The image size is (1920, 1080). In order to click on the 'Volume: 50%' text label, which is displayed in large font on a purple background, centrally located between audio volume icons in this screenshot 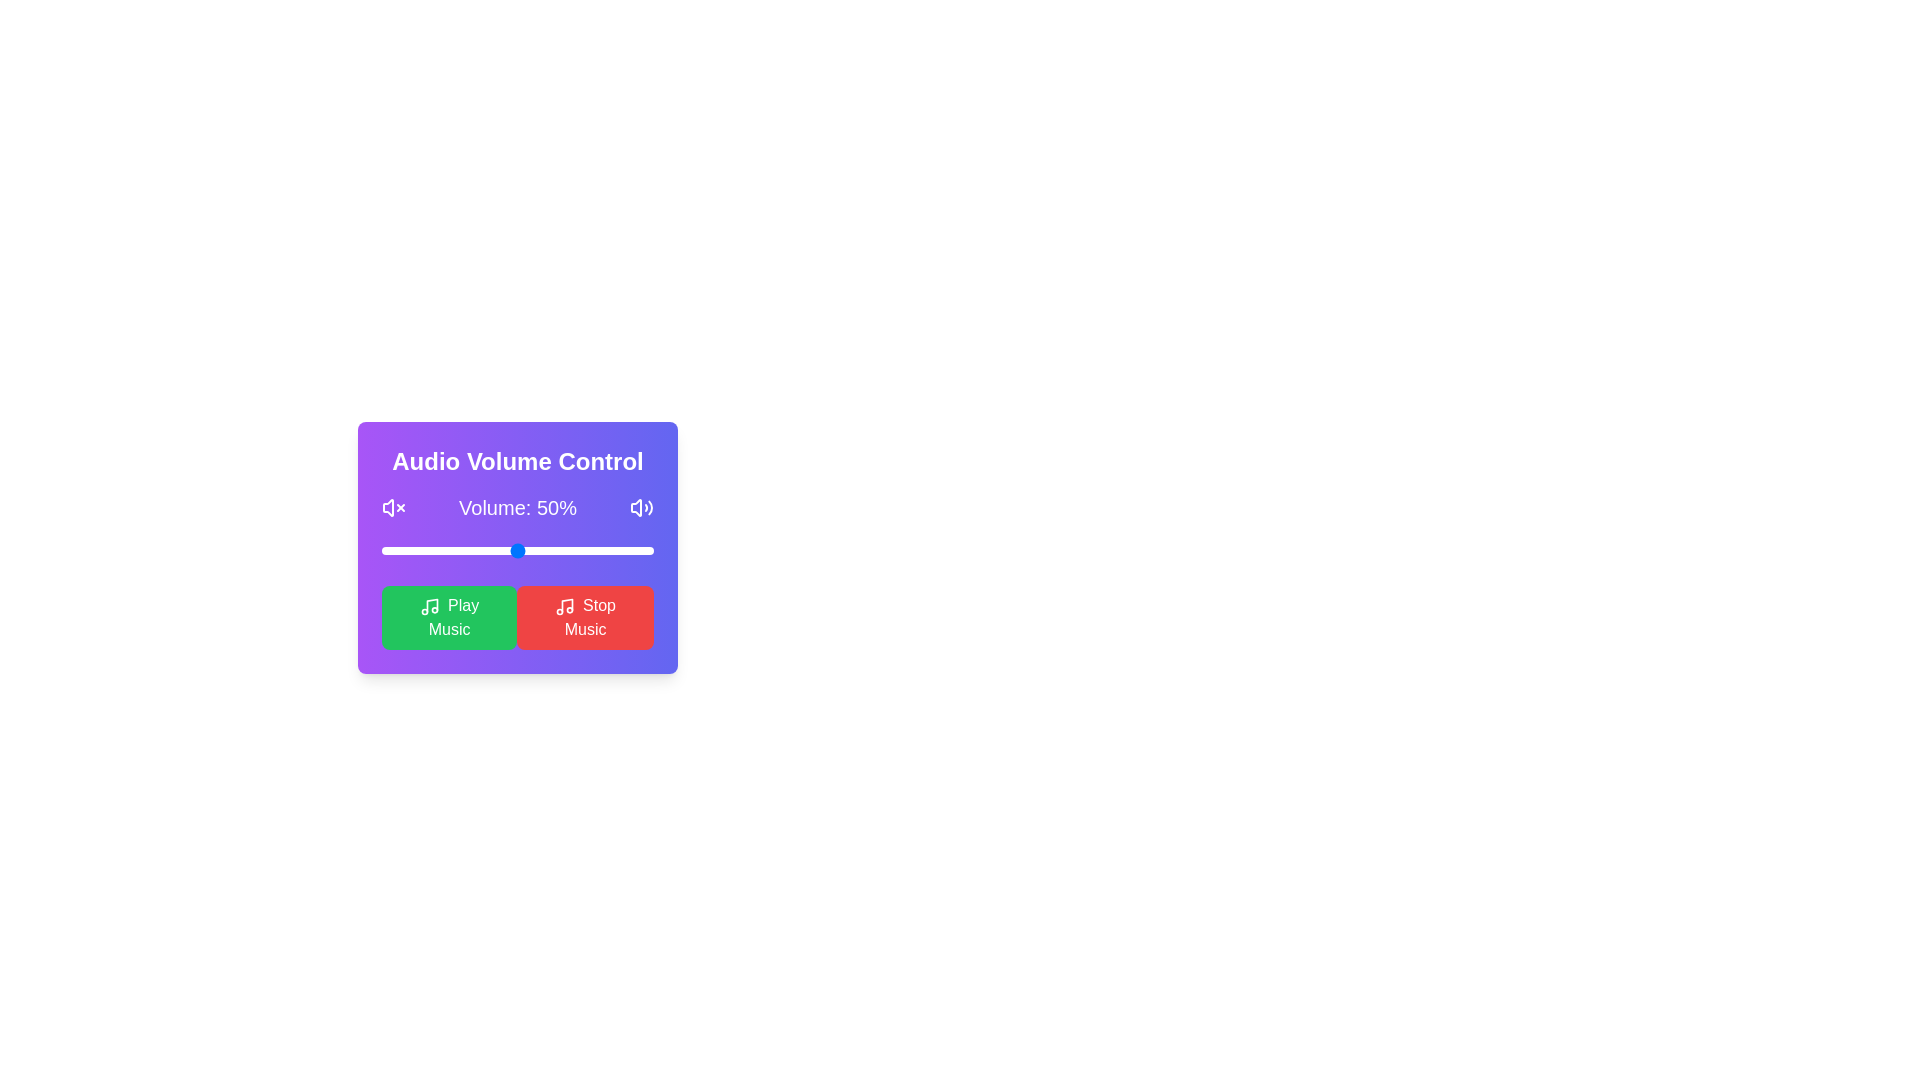, I will do `click(518, 507)`.